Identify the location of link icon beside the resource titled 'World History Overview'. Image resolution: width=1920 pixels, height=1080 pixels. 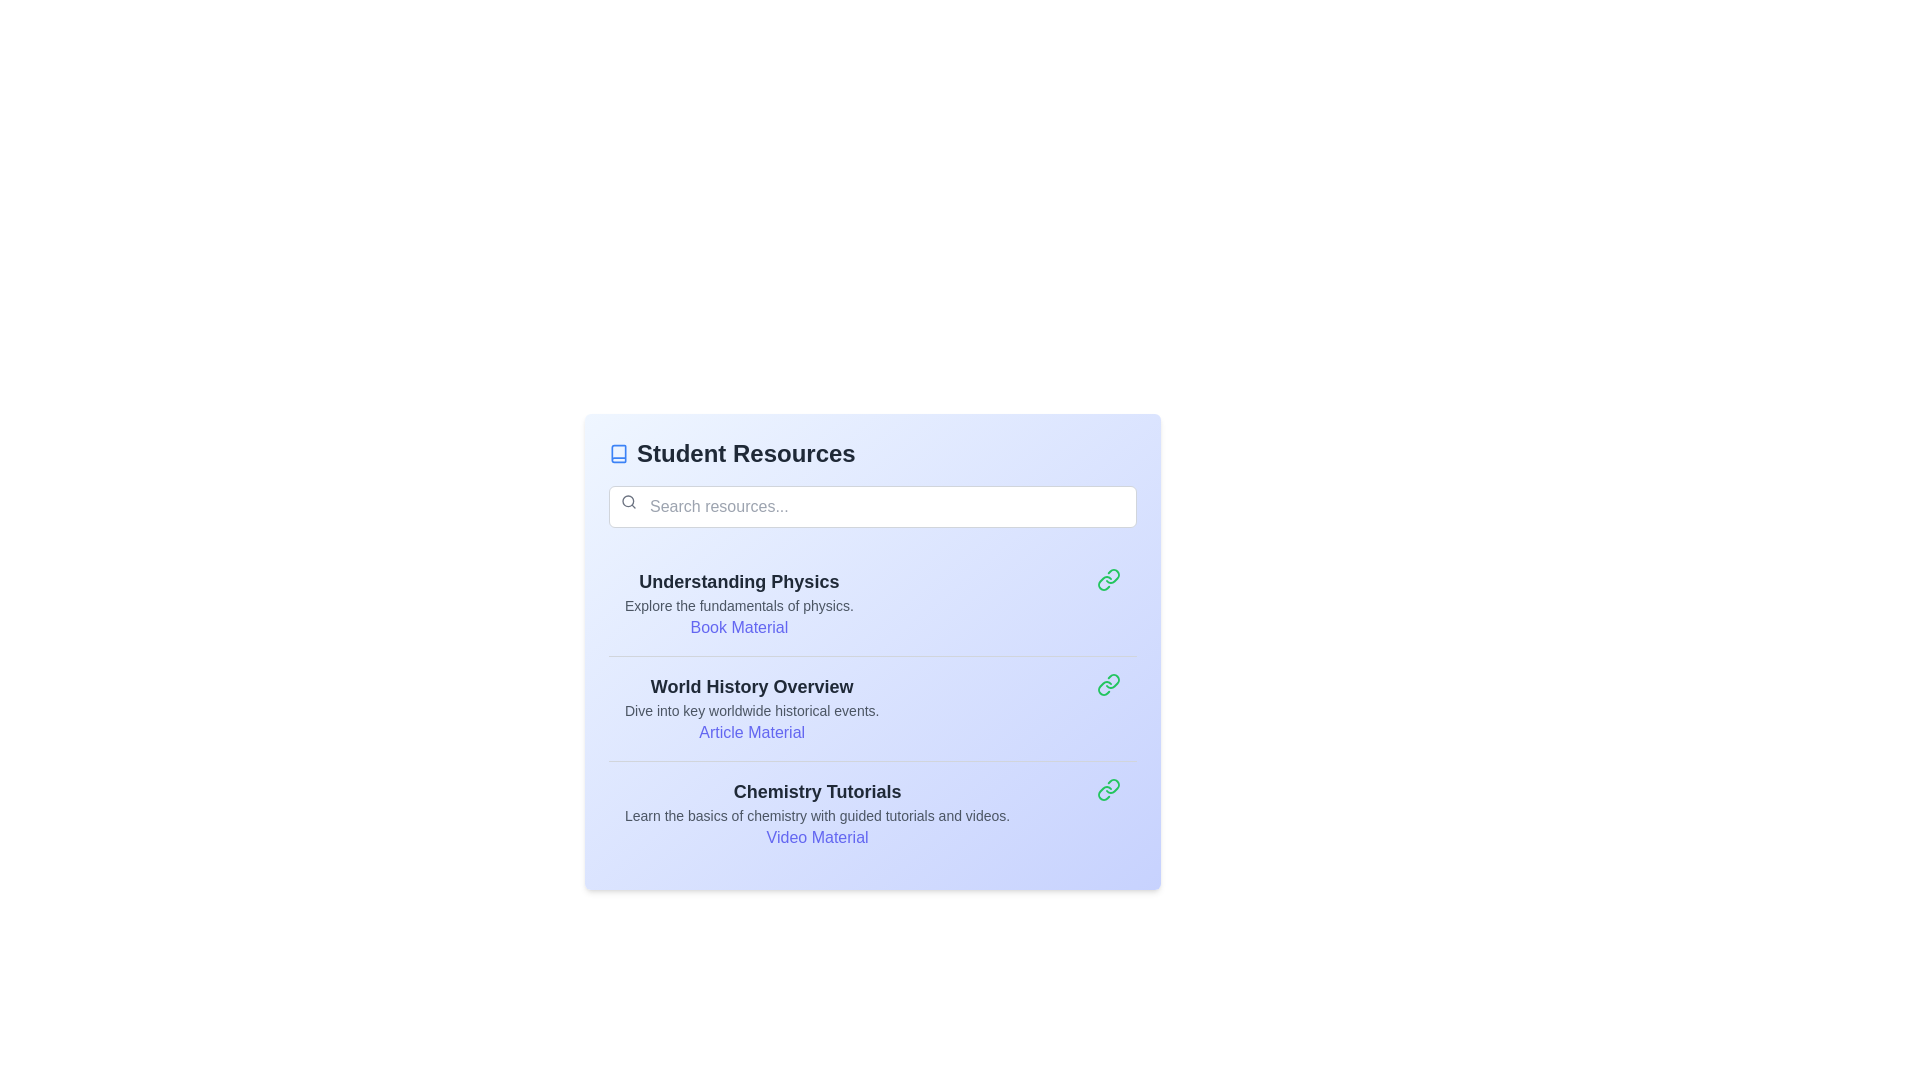
(1107, 684).